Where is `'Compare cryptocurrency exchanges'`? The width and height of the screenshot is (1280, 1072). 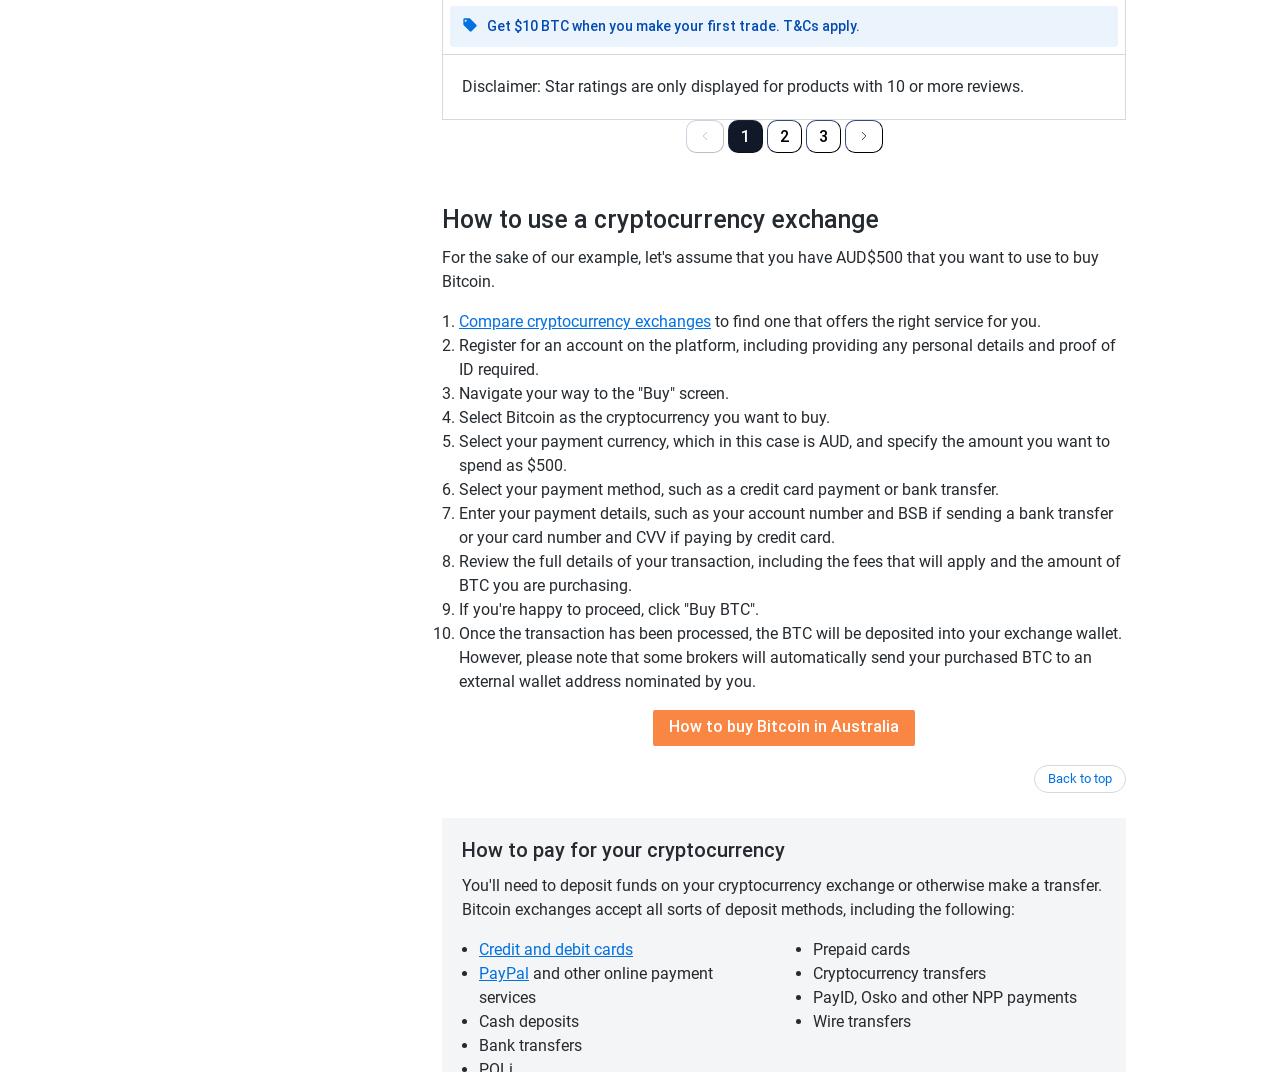 'Compare cryptocurrency exchanges' is located at coordinates (583, 320).